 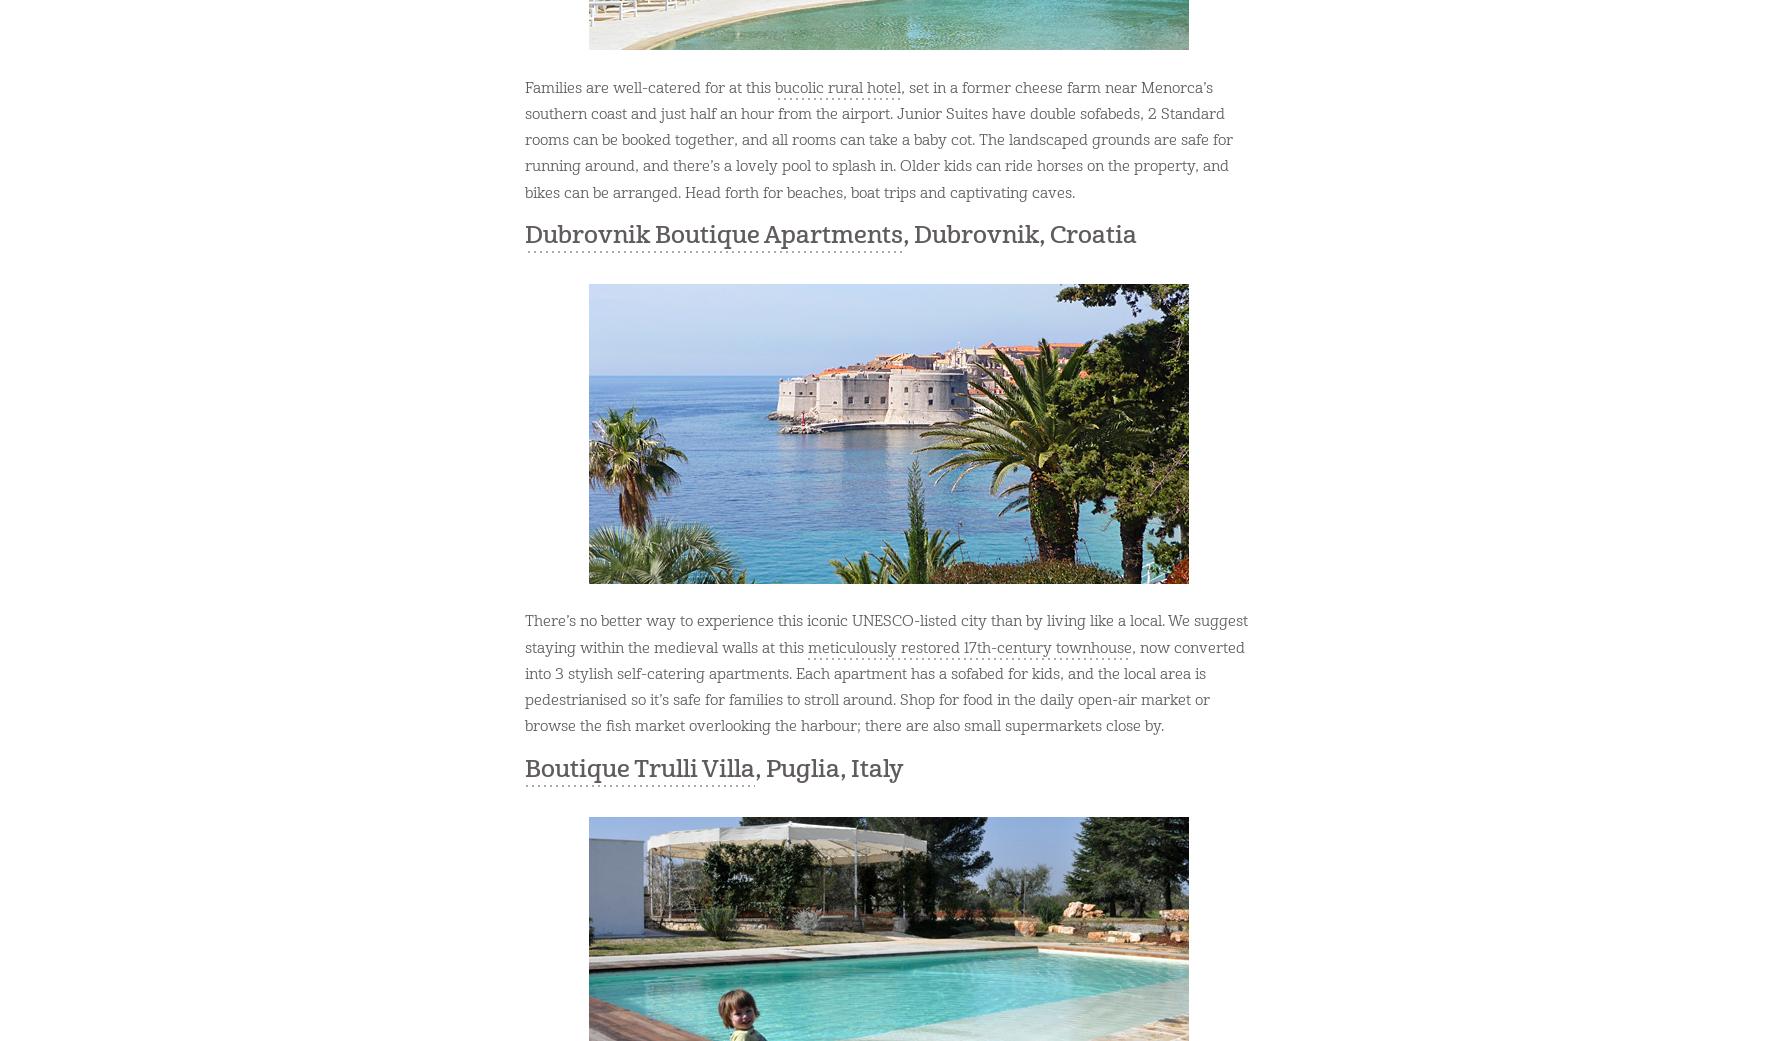 I want to click on 'Families are well-catered for at this', so click(x=650, y=86).